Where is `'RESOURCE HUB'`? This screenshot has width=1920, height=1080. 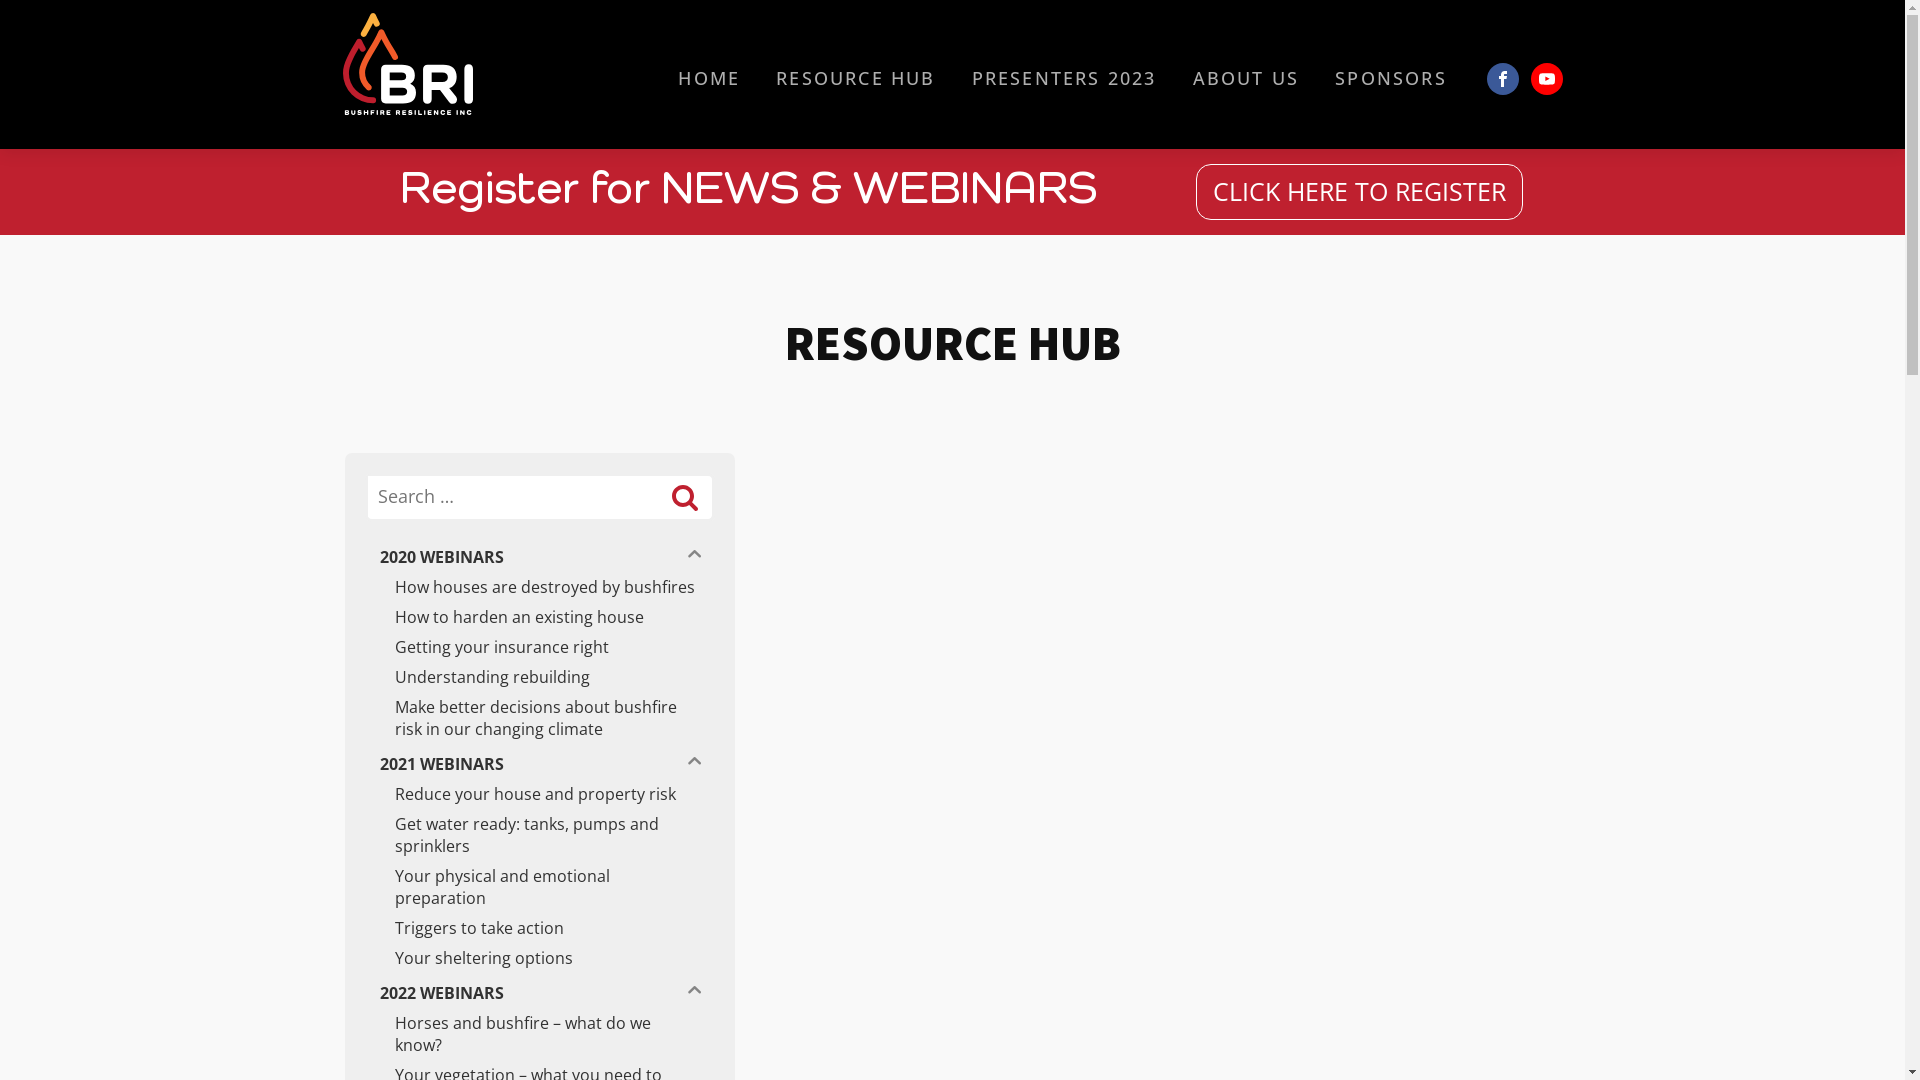
'RESOURCE HUB' is located at coordinates (855, 77).